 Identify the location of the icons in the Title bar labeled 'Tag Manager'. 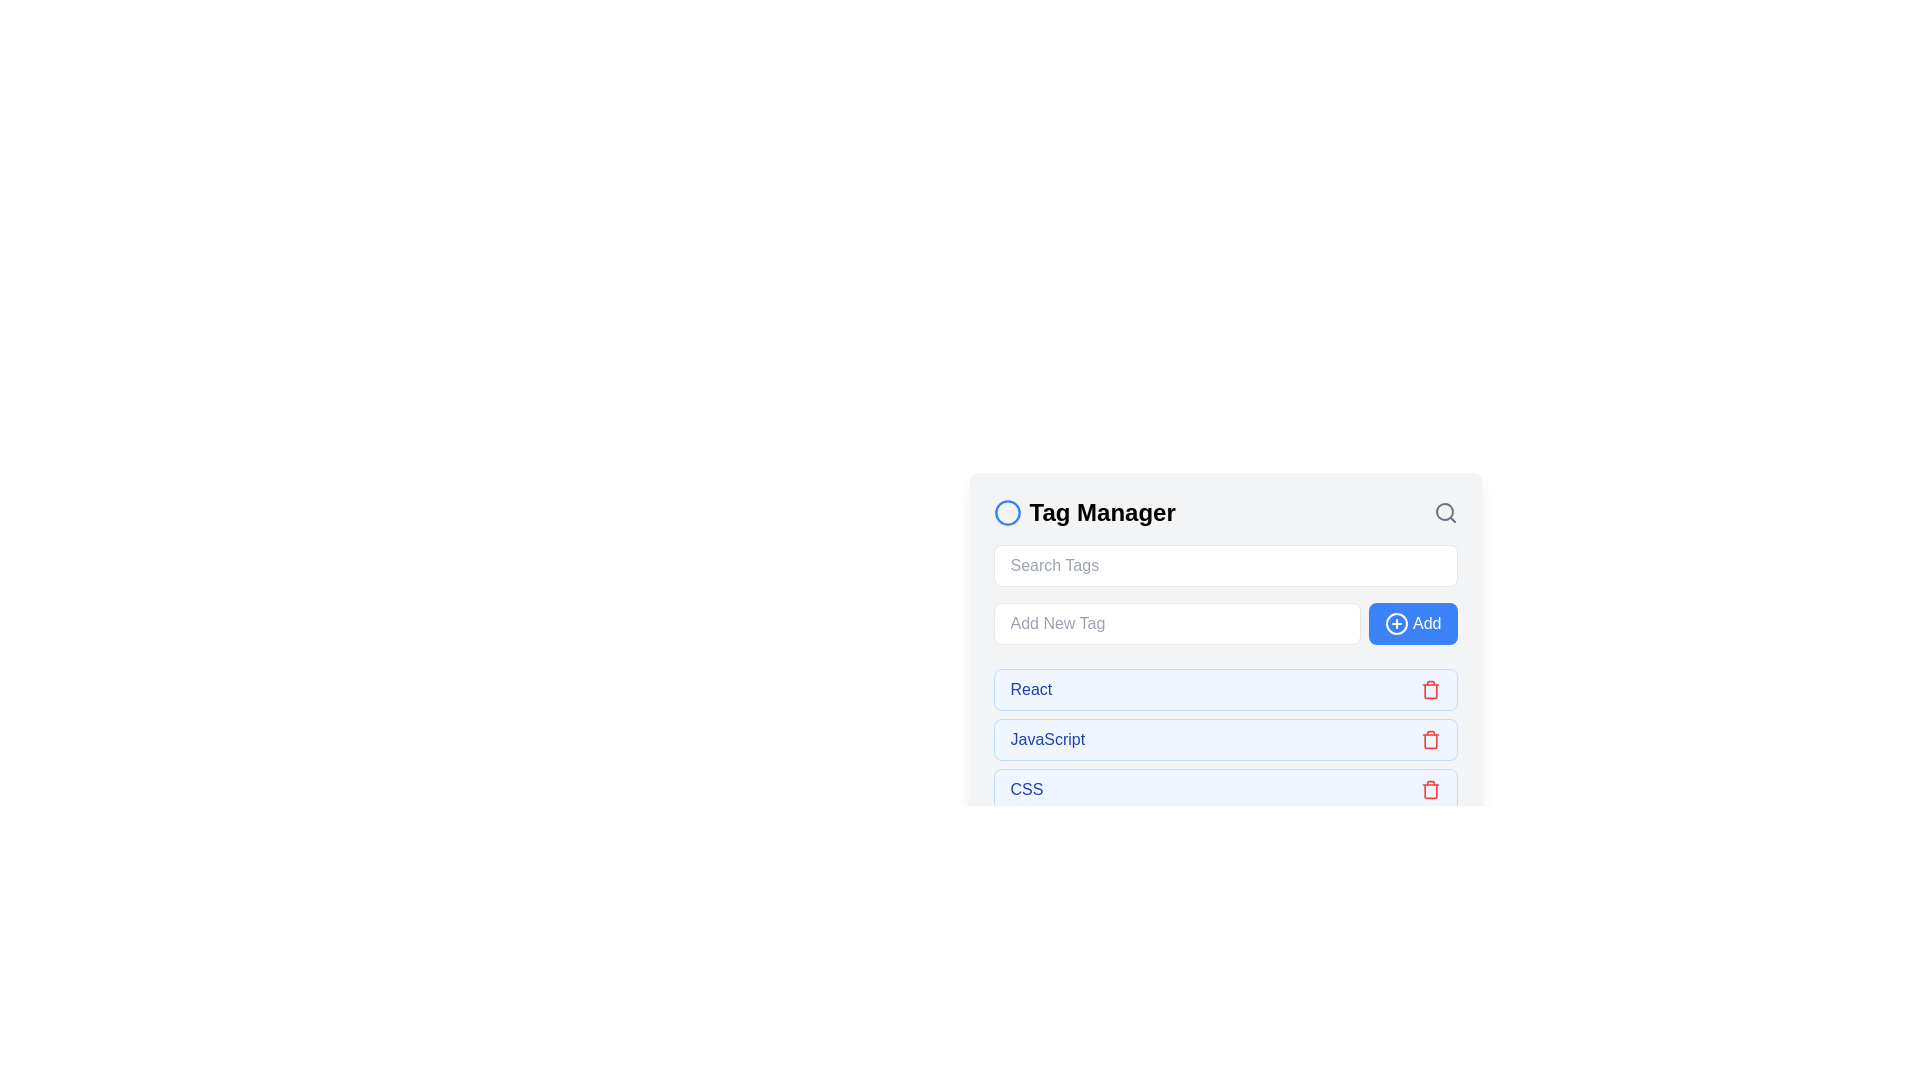
(1224, 512).